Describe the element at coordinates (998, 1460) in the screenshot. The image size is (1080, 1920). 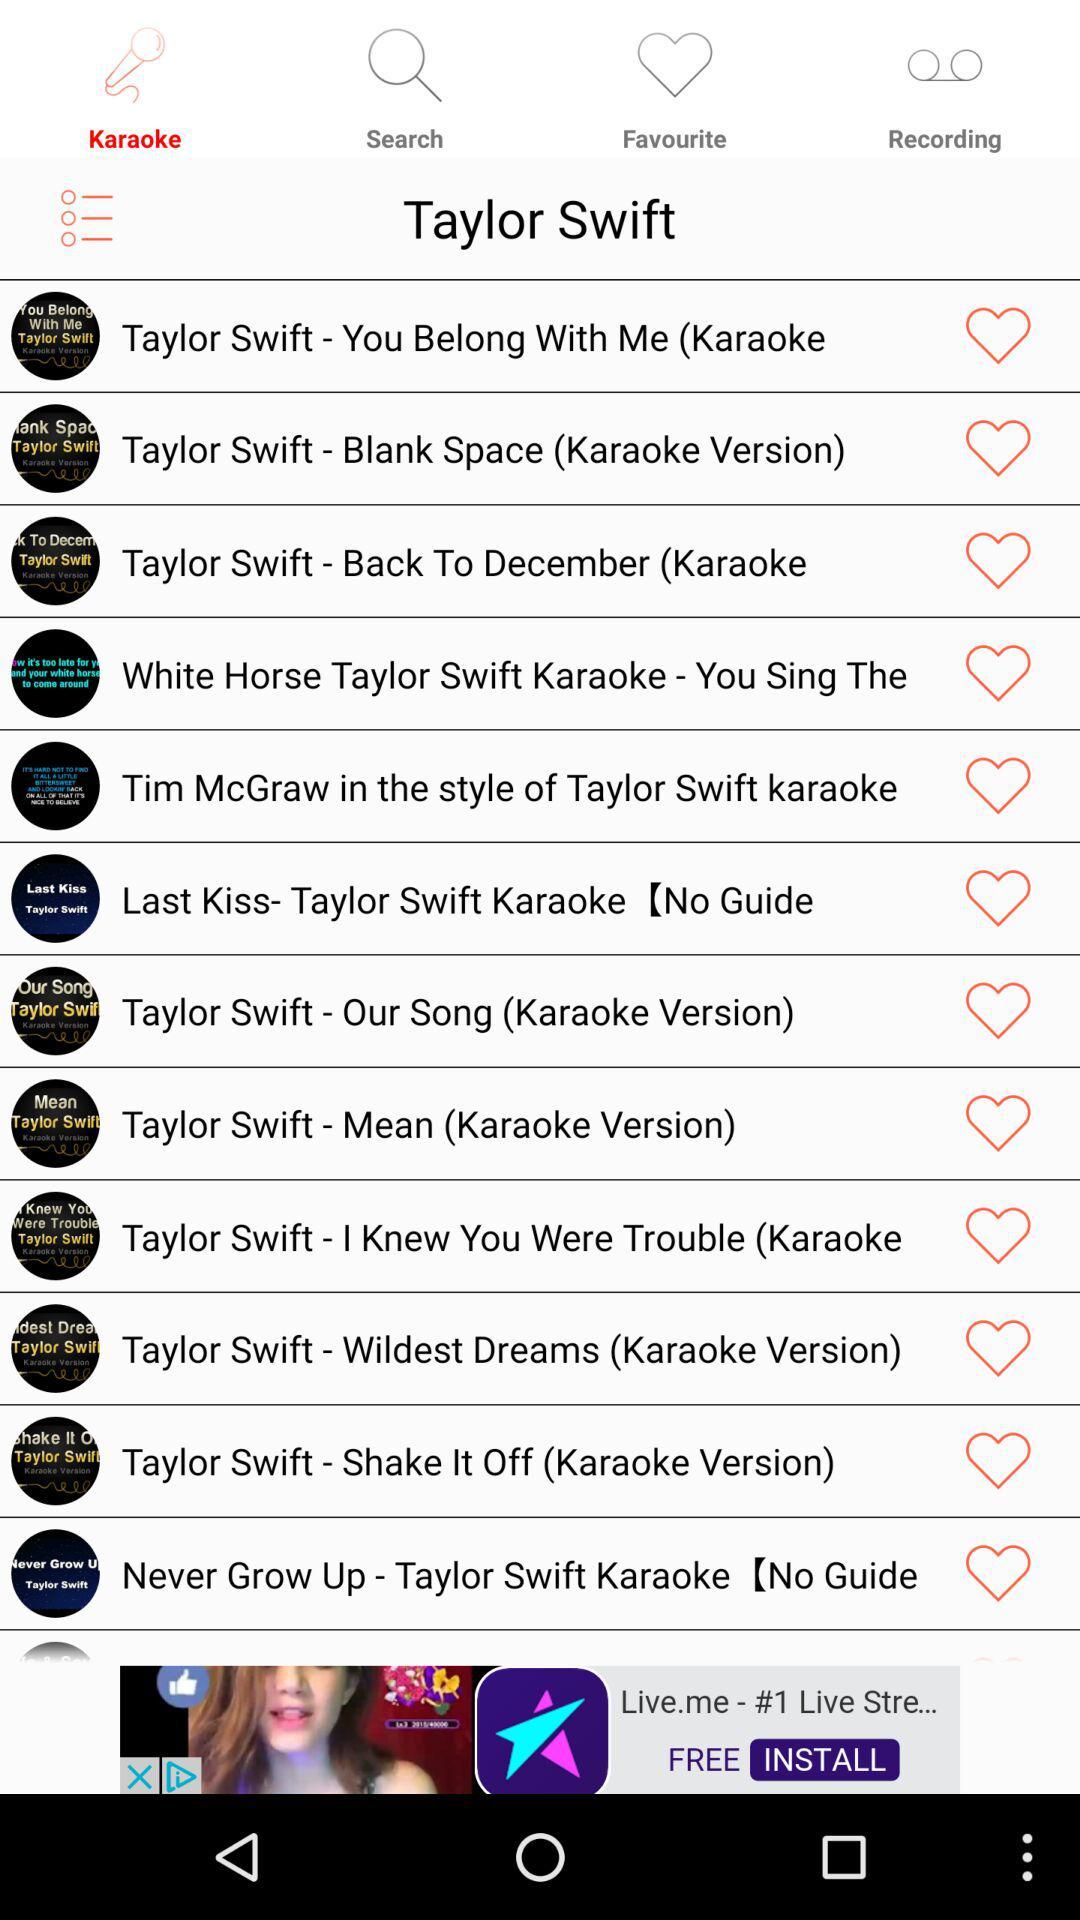
I see `like the page` at that location.